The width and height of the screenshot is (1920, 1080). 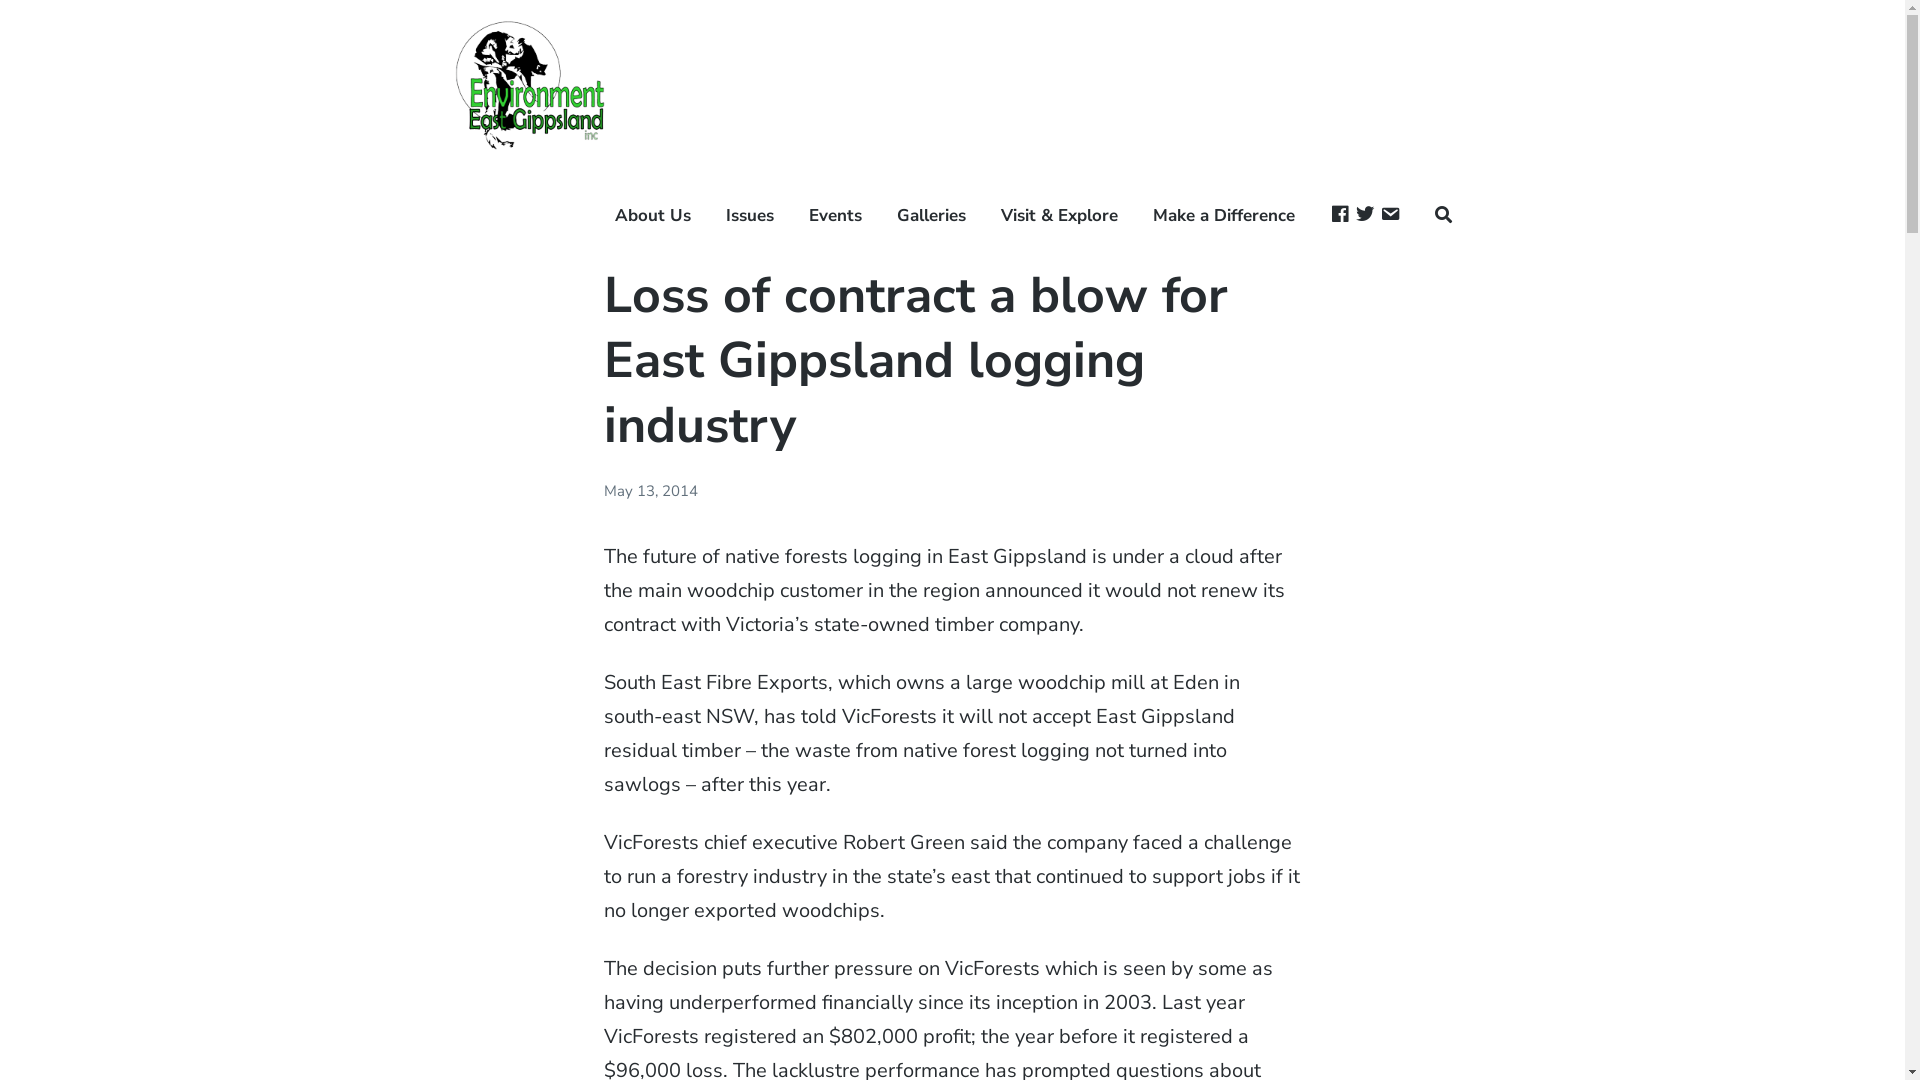 I want to click on 'Facebook', so click(x=1339, y=216).